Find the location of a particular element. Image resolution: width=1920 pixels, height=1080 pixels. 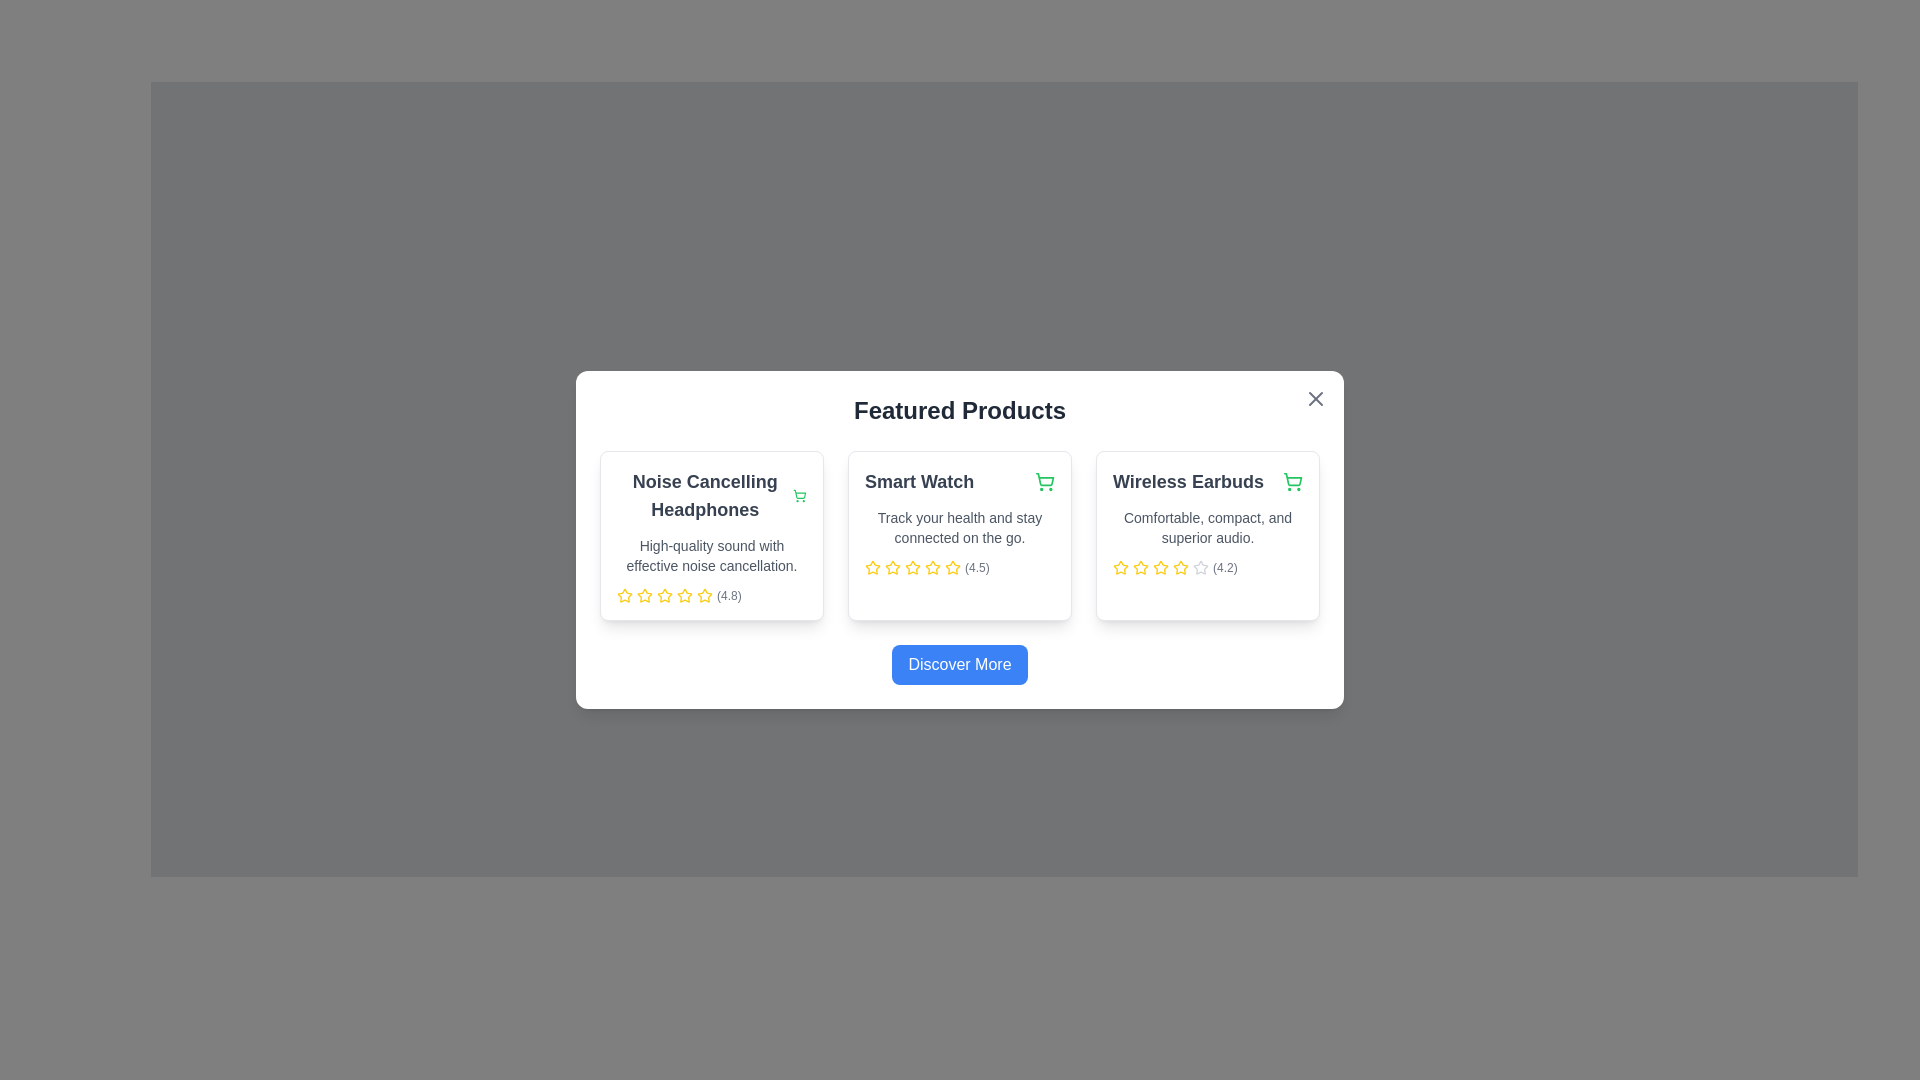

the stylized yellow star icon representing ratings, located below the description text within the 'Noise Cancelling Headphones' card in the 'Featured Products' popup is located at coordinates (644, 594).